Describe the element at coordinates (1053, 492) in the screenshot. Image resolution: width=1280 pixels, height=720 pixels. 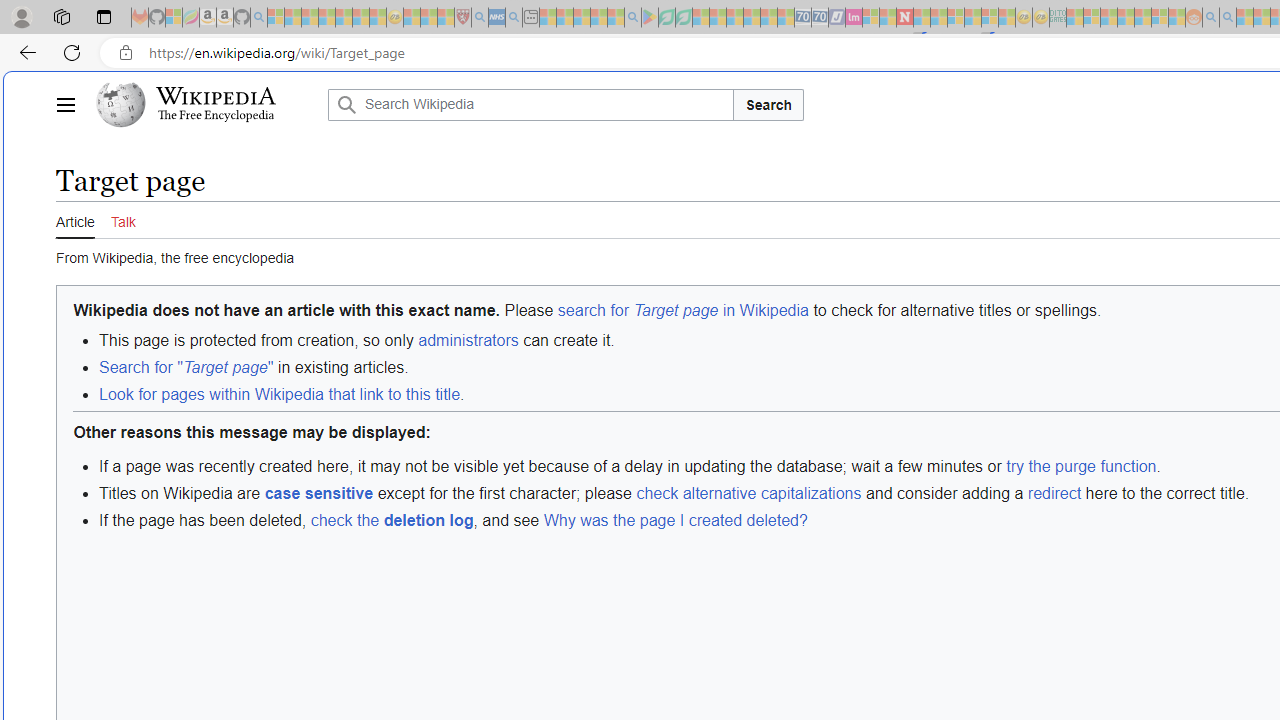
I see `'redirect'` at that location.